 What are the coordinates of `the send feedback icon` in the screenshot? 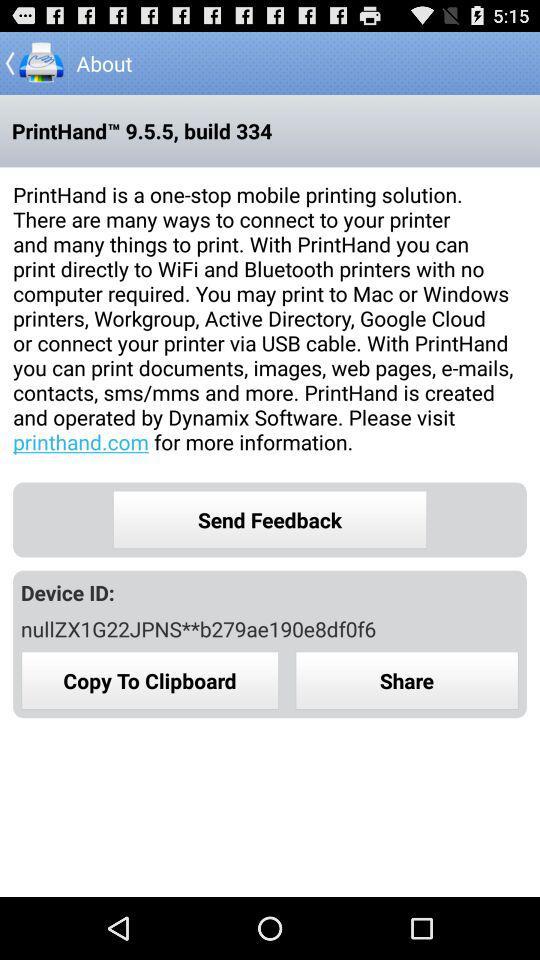 It's located at (270, 518).